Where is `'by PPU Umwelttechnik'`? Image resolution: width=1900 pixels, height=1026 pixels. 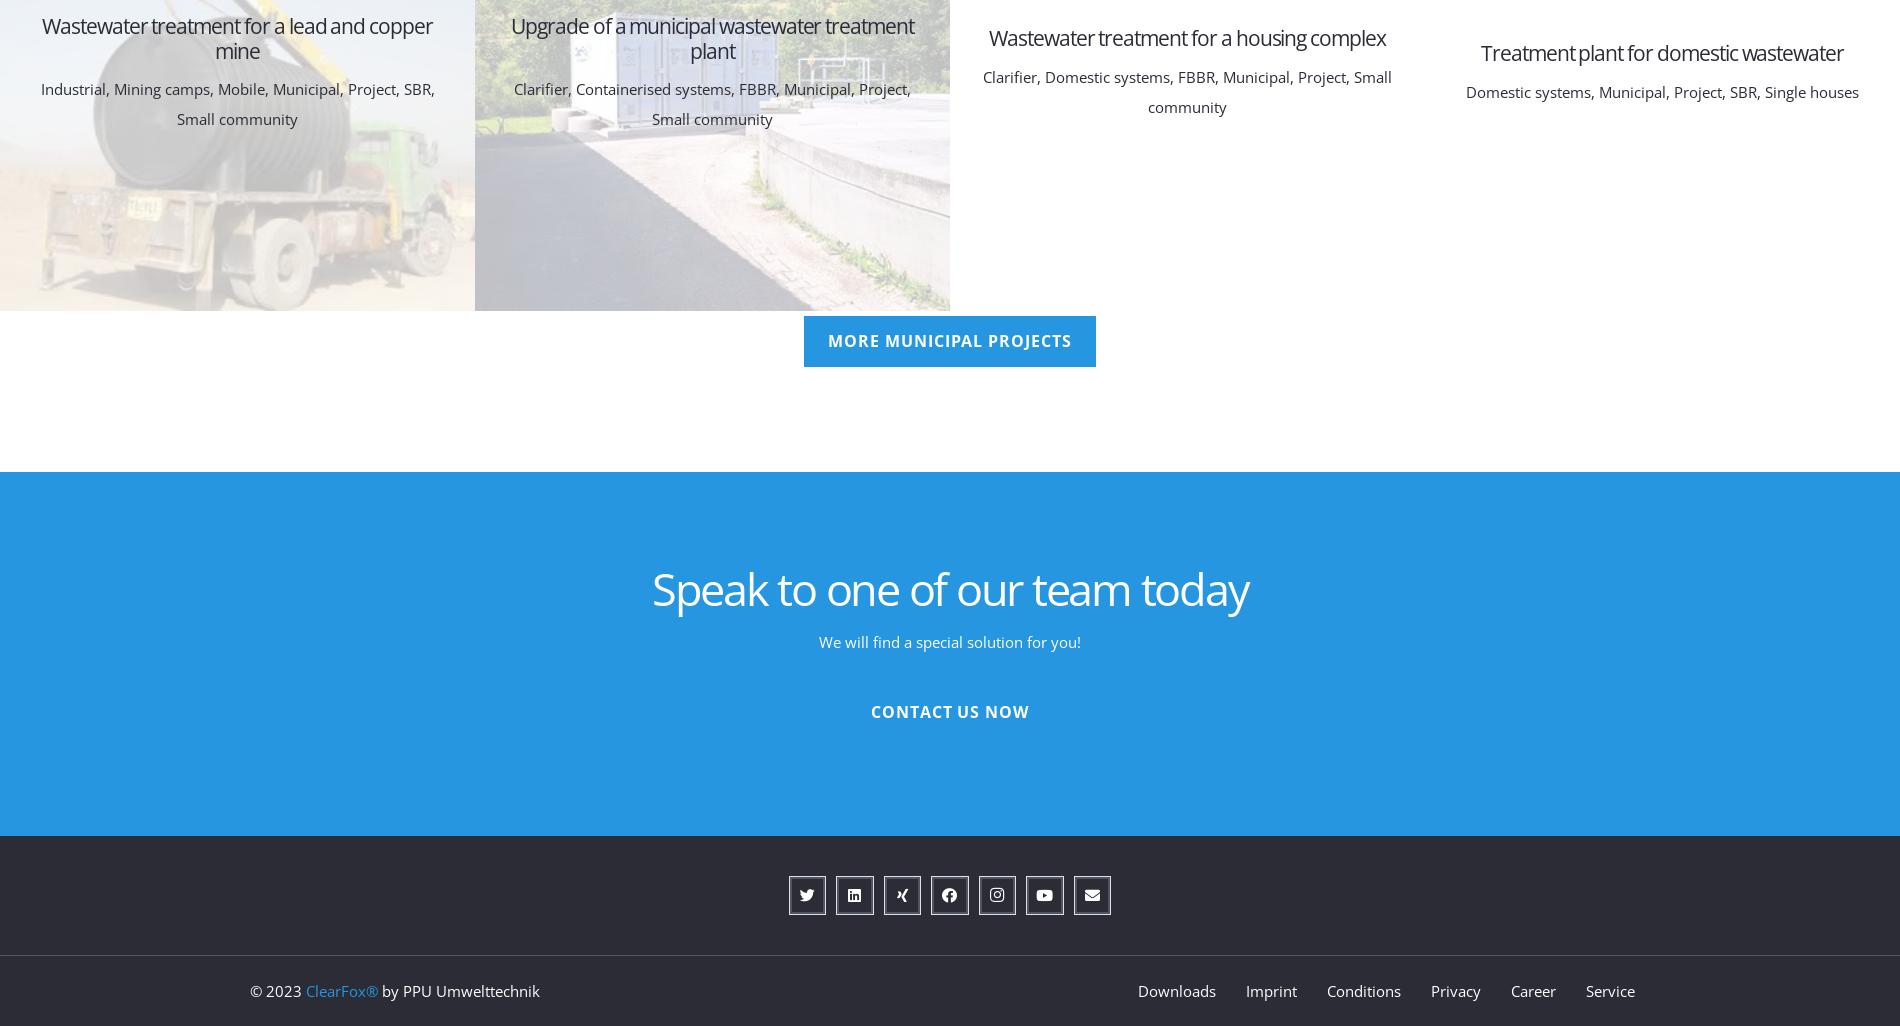
'by PPU Umwelttechnik' is located at coordinates (458, 990).